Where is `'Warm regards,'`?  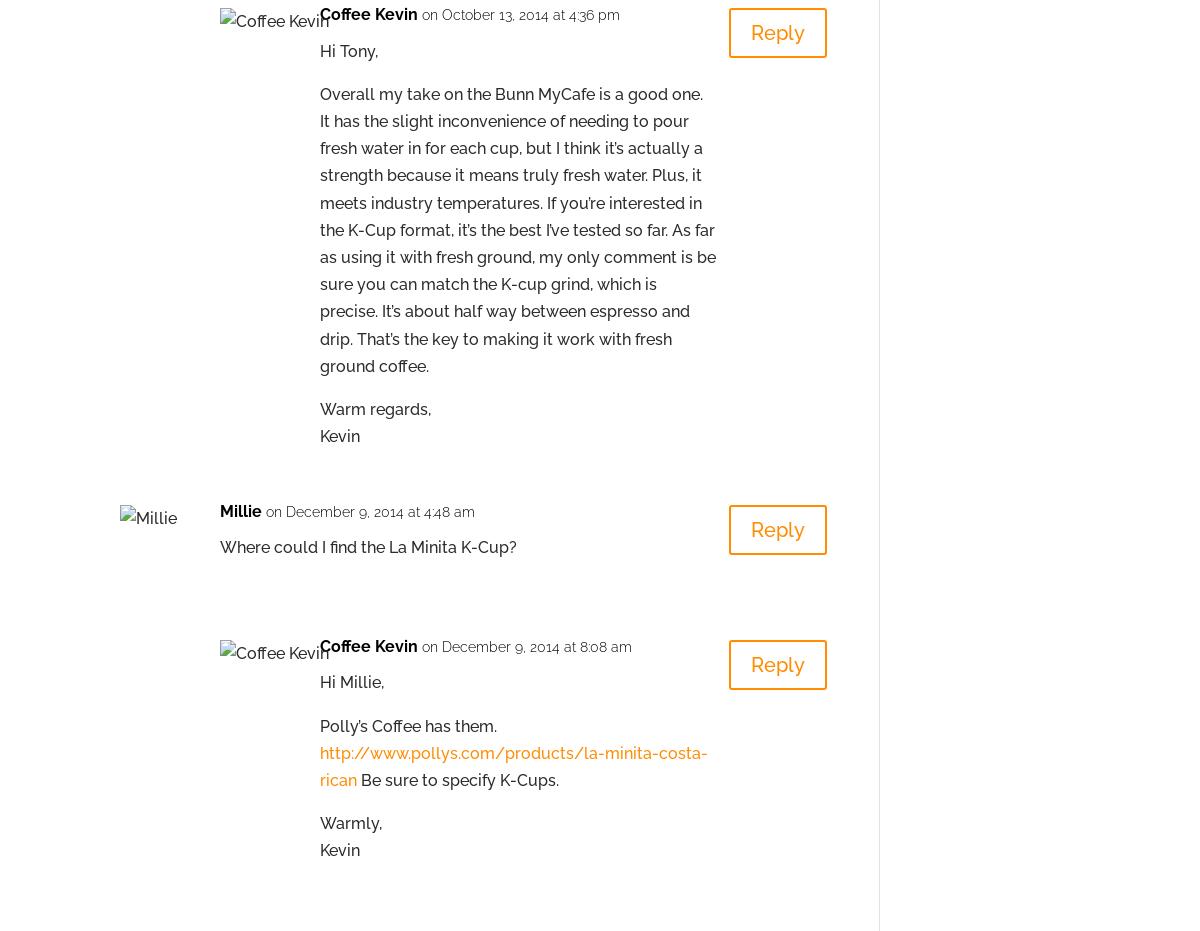
'Warm regards,' is located at coordinates (375, 407).